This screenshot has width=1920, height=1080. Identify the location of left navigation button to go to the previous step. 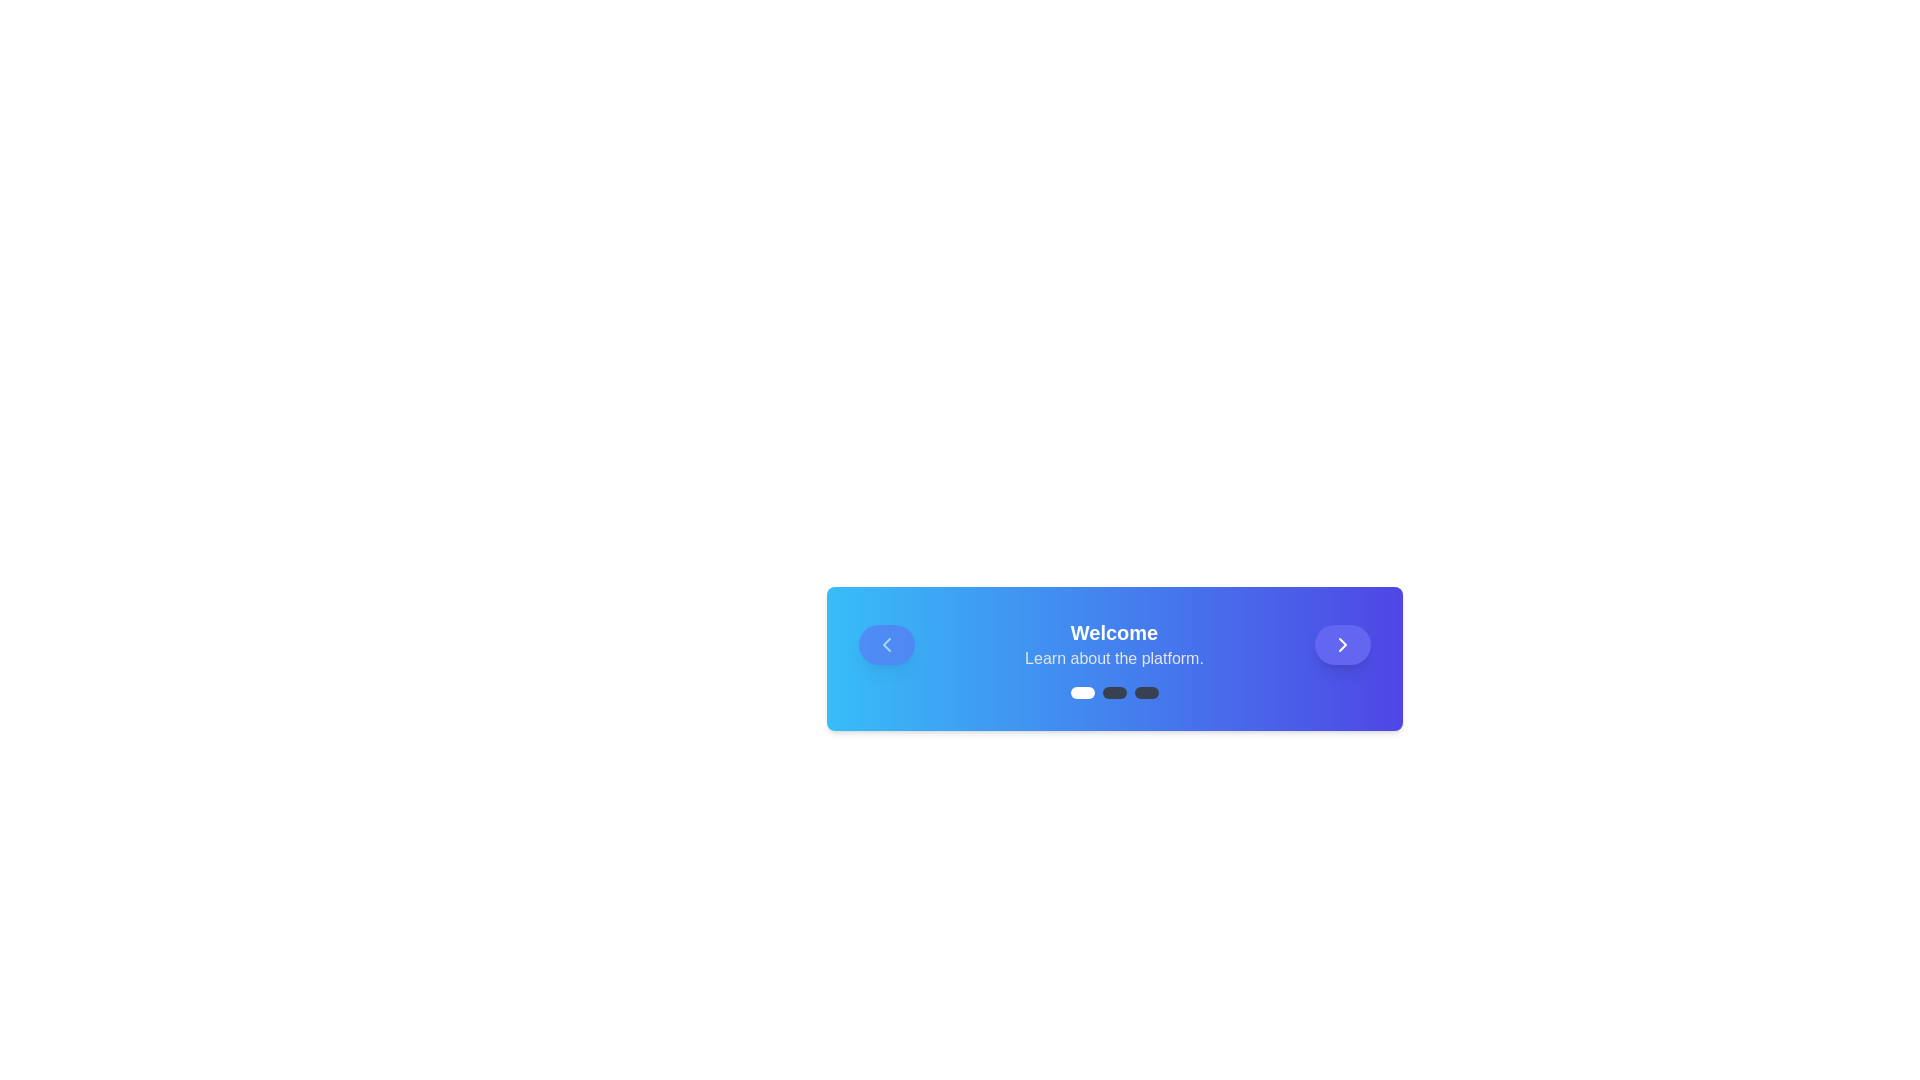
(885, 644).